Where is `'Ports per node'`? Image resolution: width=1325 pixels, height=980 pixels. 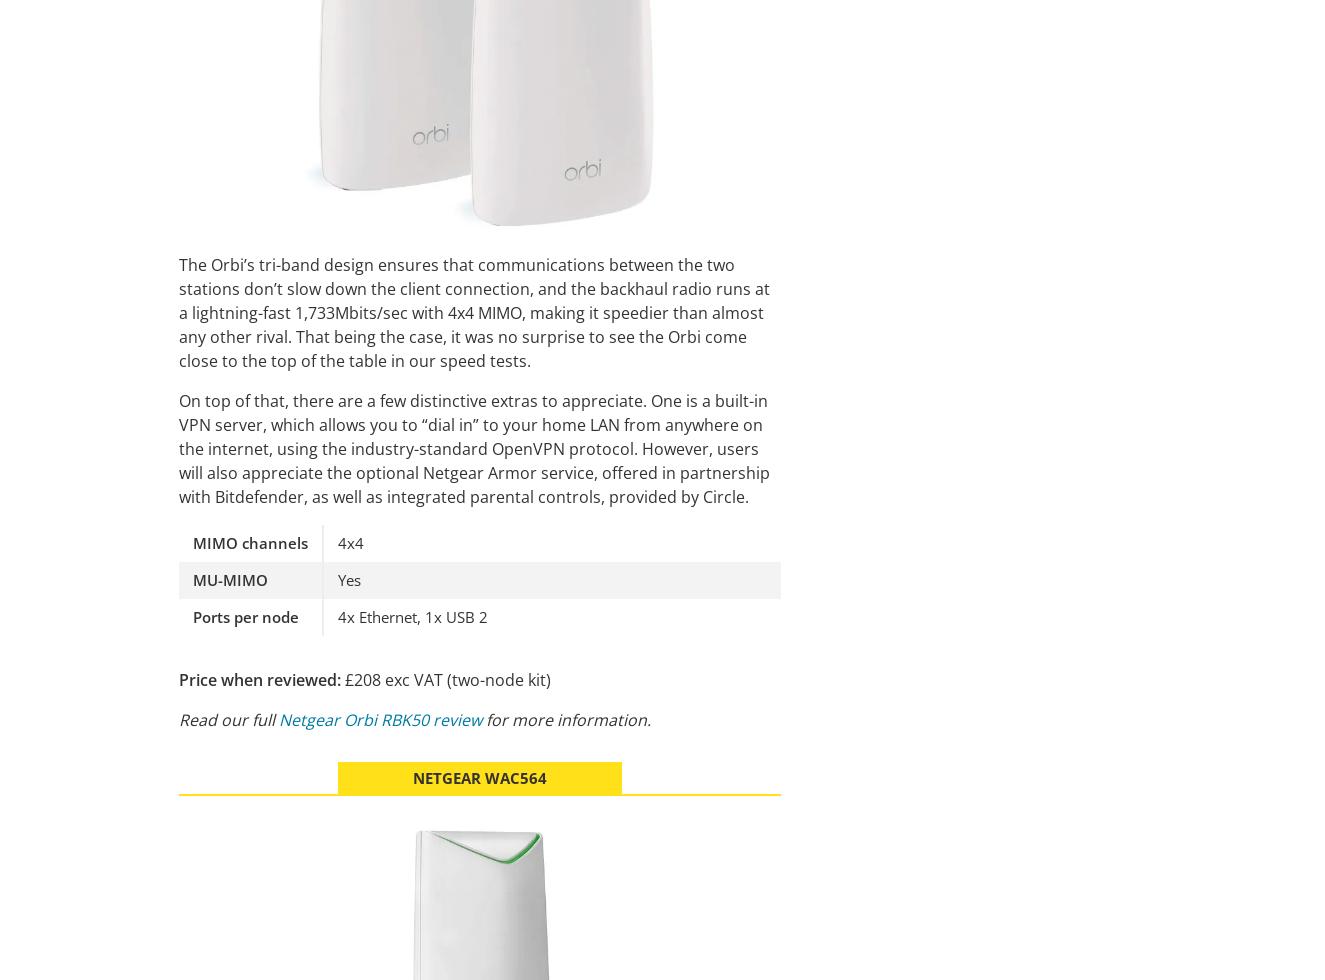 'Ports per node' is located at coordinates (246, 616).